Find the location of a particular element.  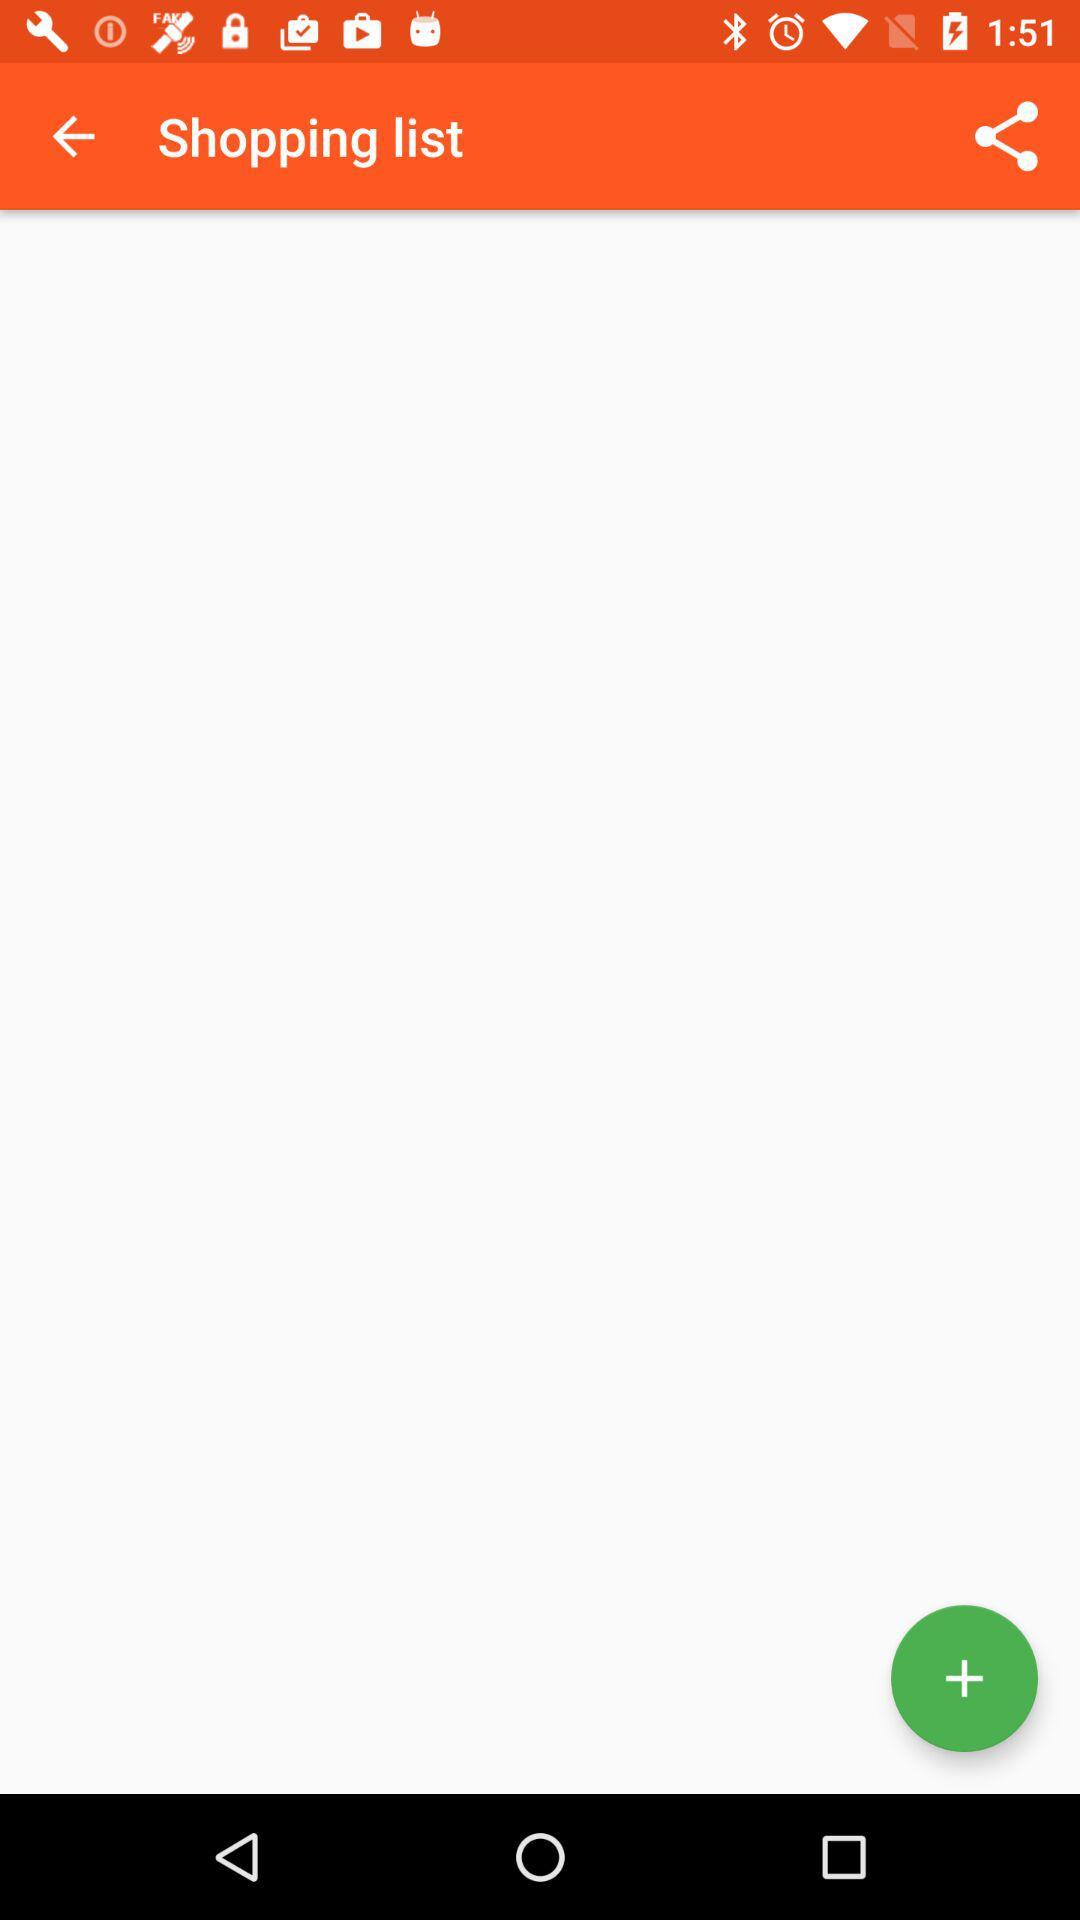

the app to the left of the shopping list is located at coordinates (72, 135).